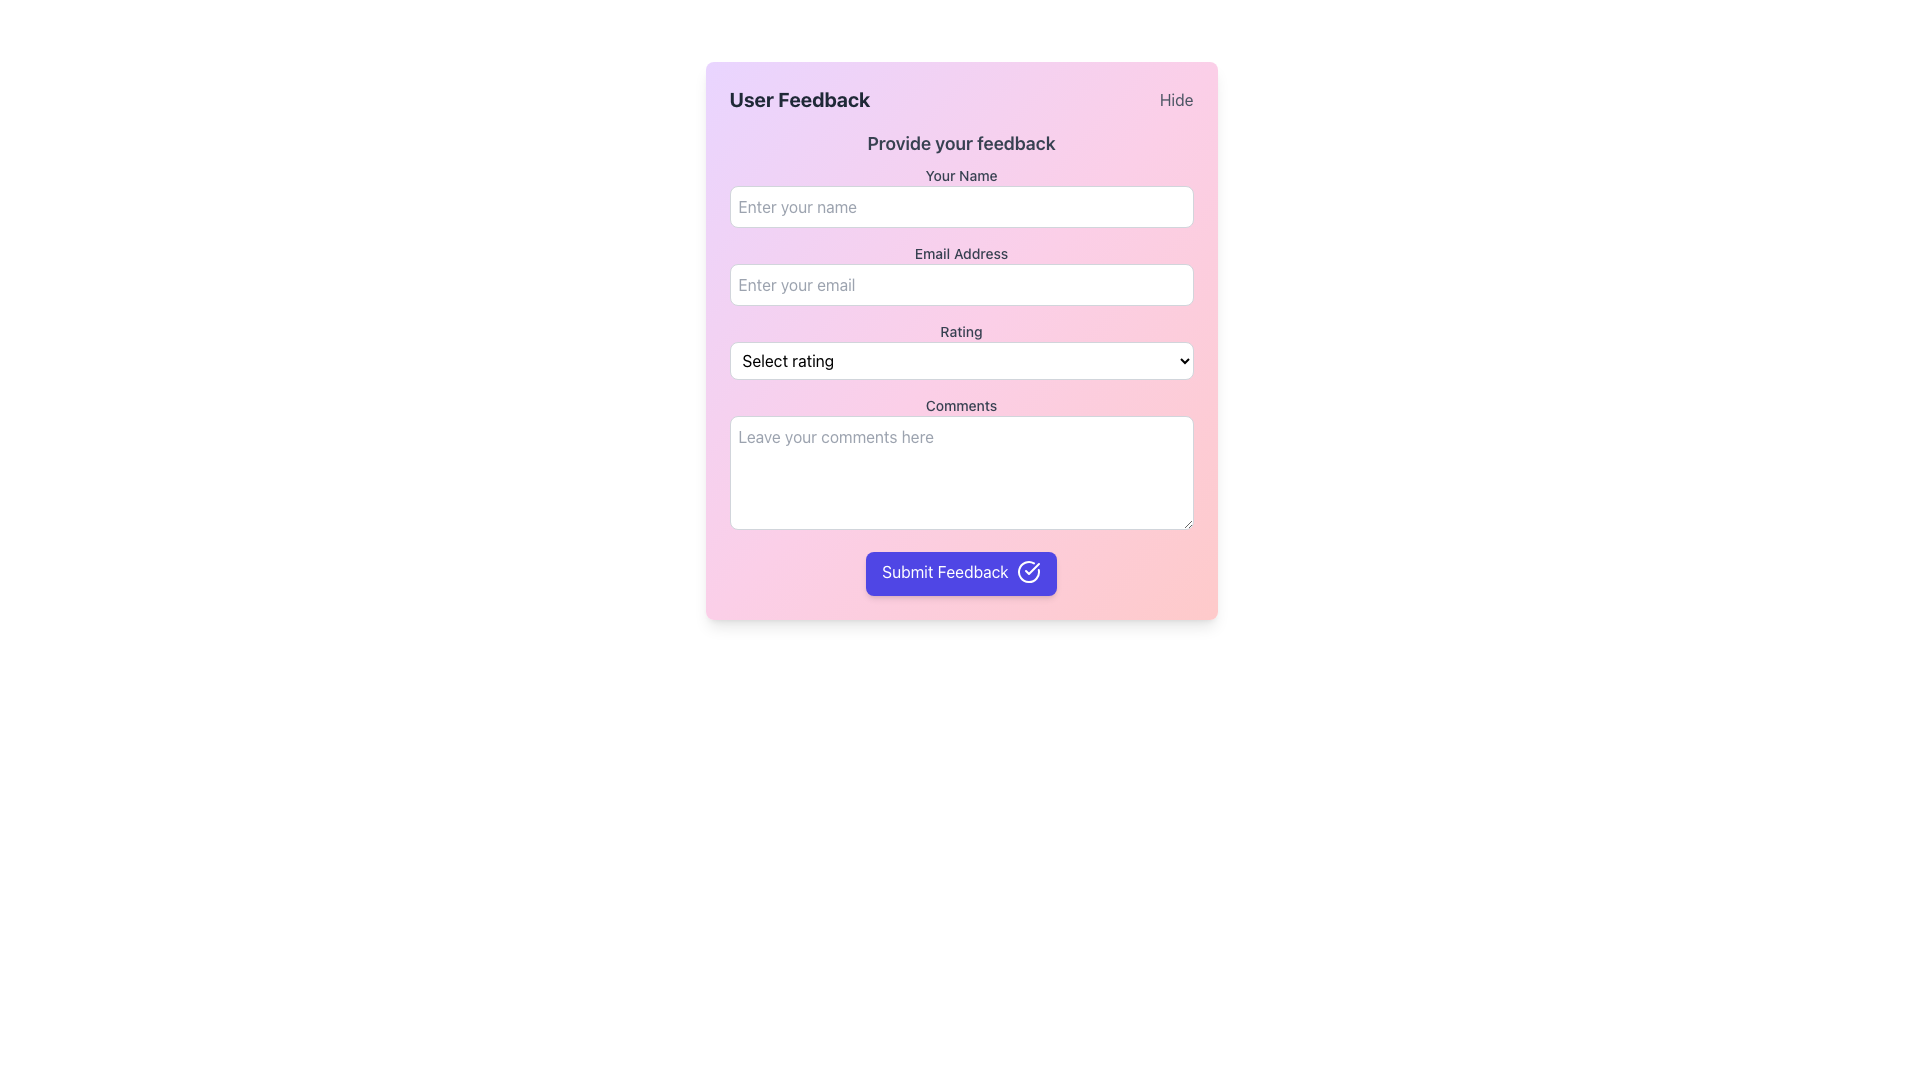  Describe the element at coordinates (961, 574) in the screenshot. I see `the 'Submit Feedback' button with a purple background and white text` at that location.